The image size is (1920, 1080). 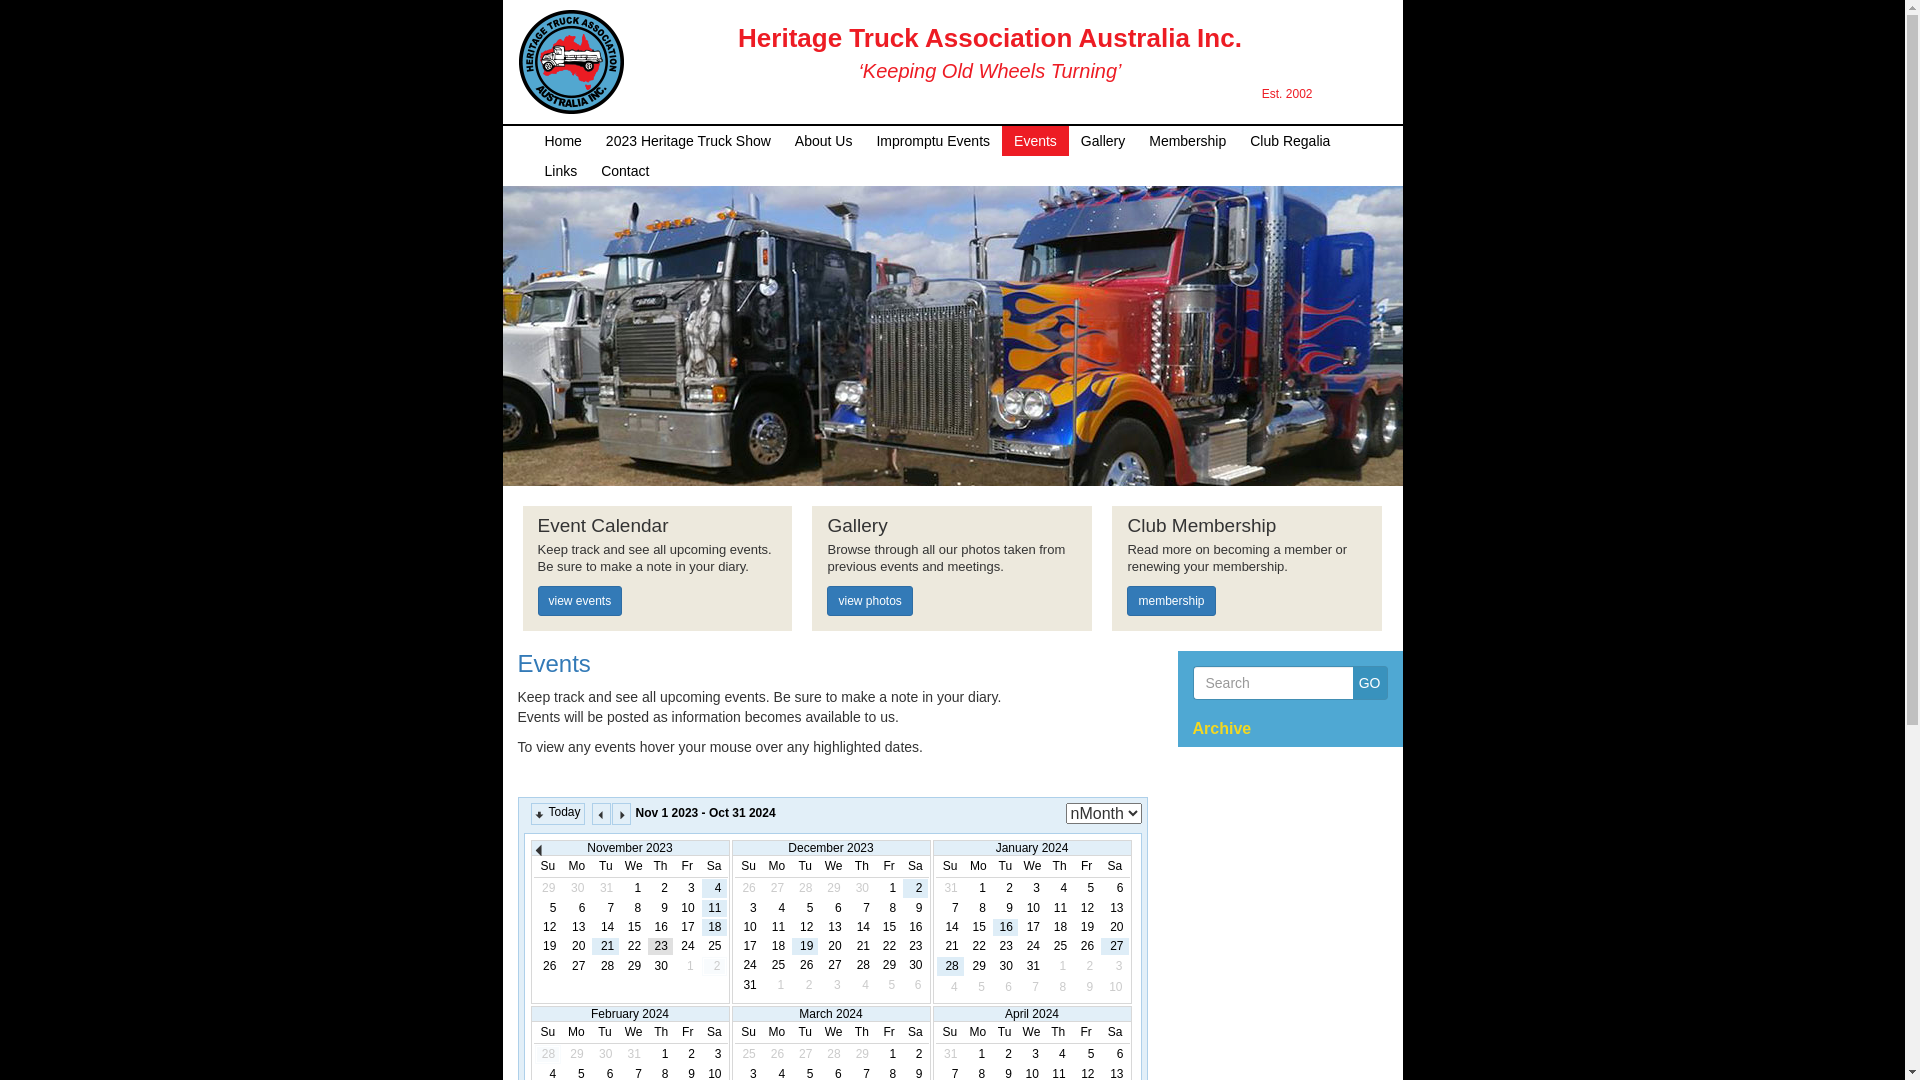 What do you see at coordinates (660, 908) in the screenshot?
I see `'9'` at bounding box center [660, 908].